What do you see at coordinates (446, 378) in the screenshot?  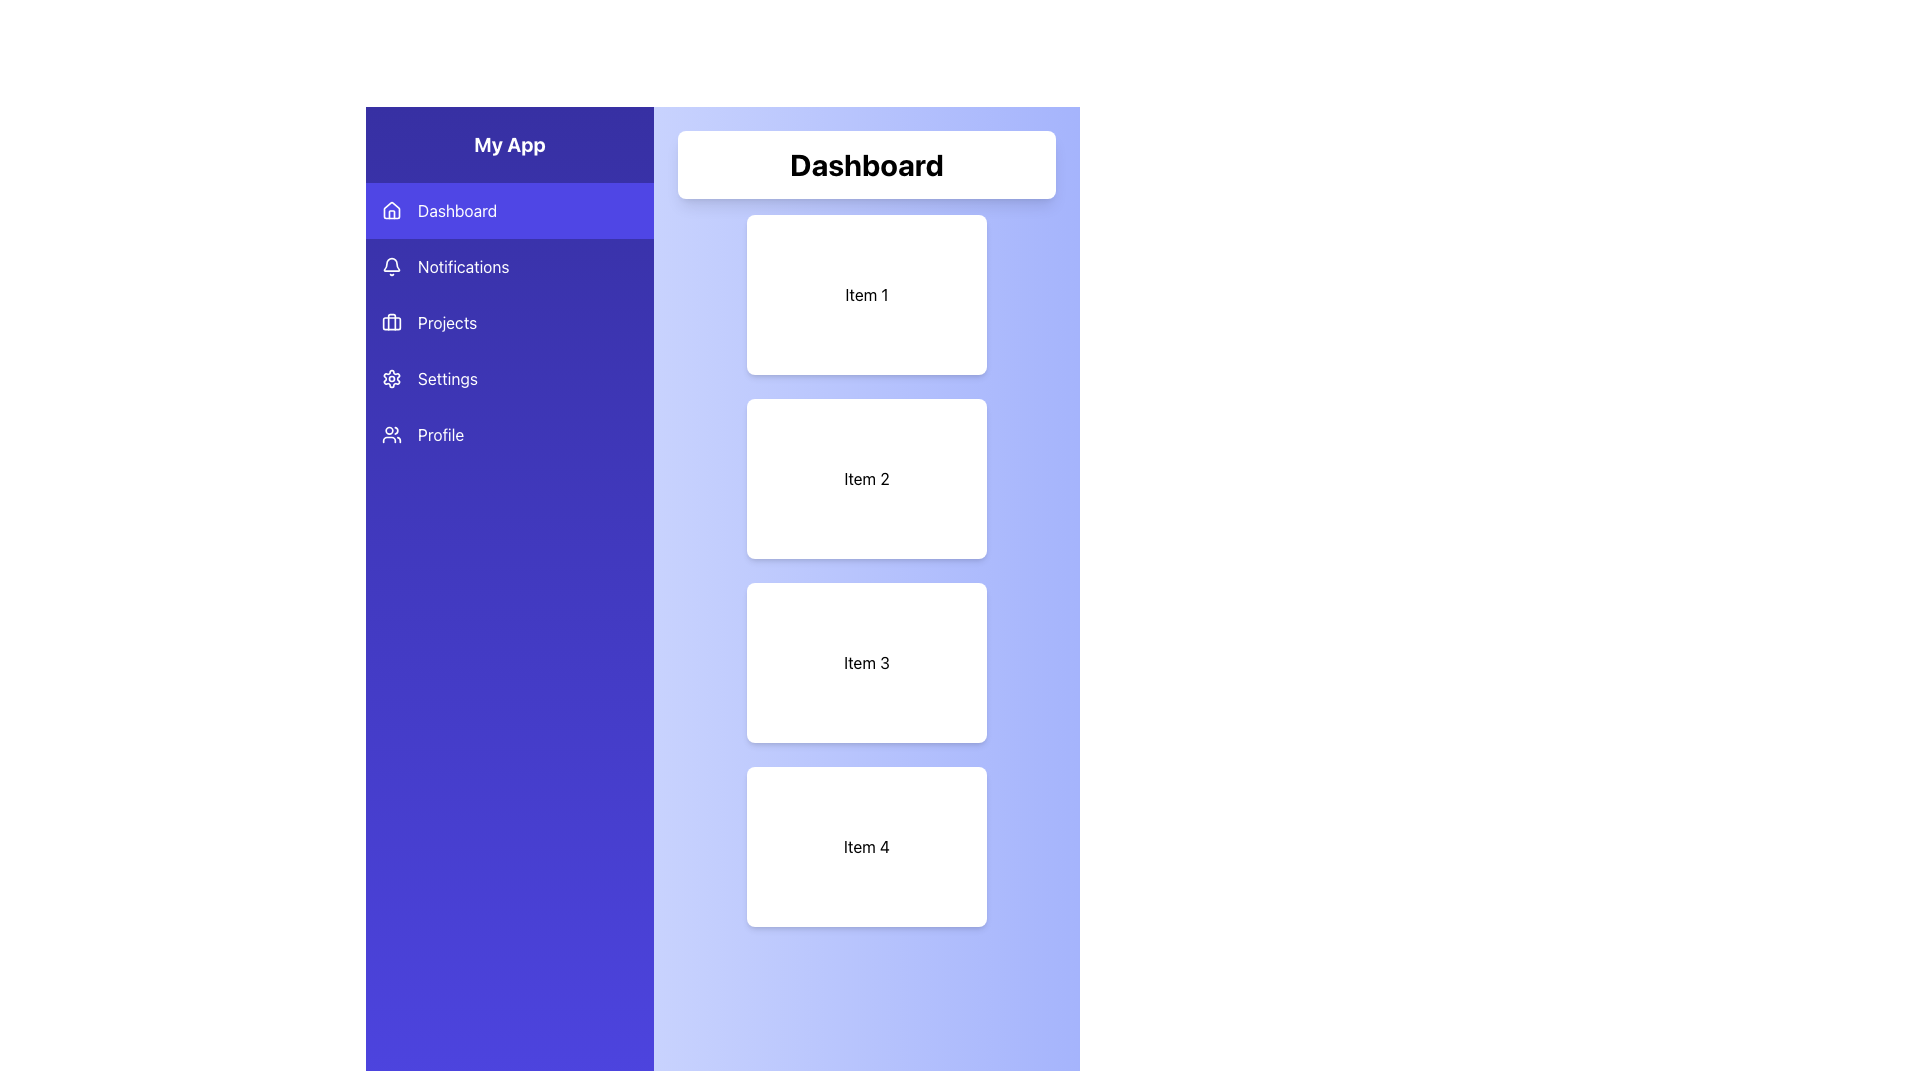 I see `the 'Settings' static text label in the vertical navigation sidebar, which is the fourth option below 'Projects' and above 'Profile'` at bounding box center [446, 378].